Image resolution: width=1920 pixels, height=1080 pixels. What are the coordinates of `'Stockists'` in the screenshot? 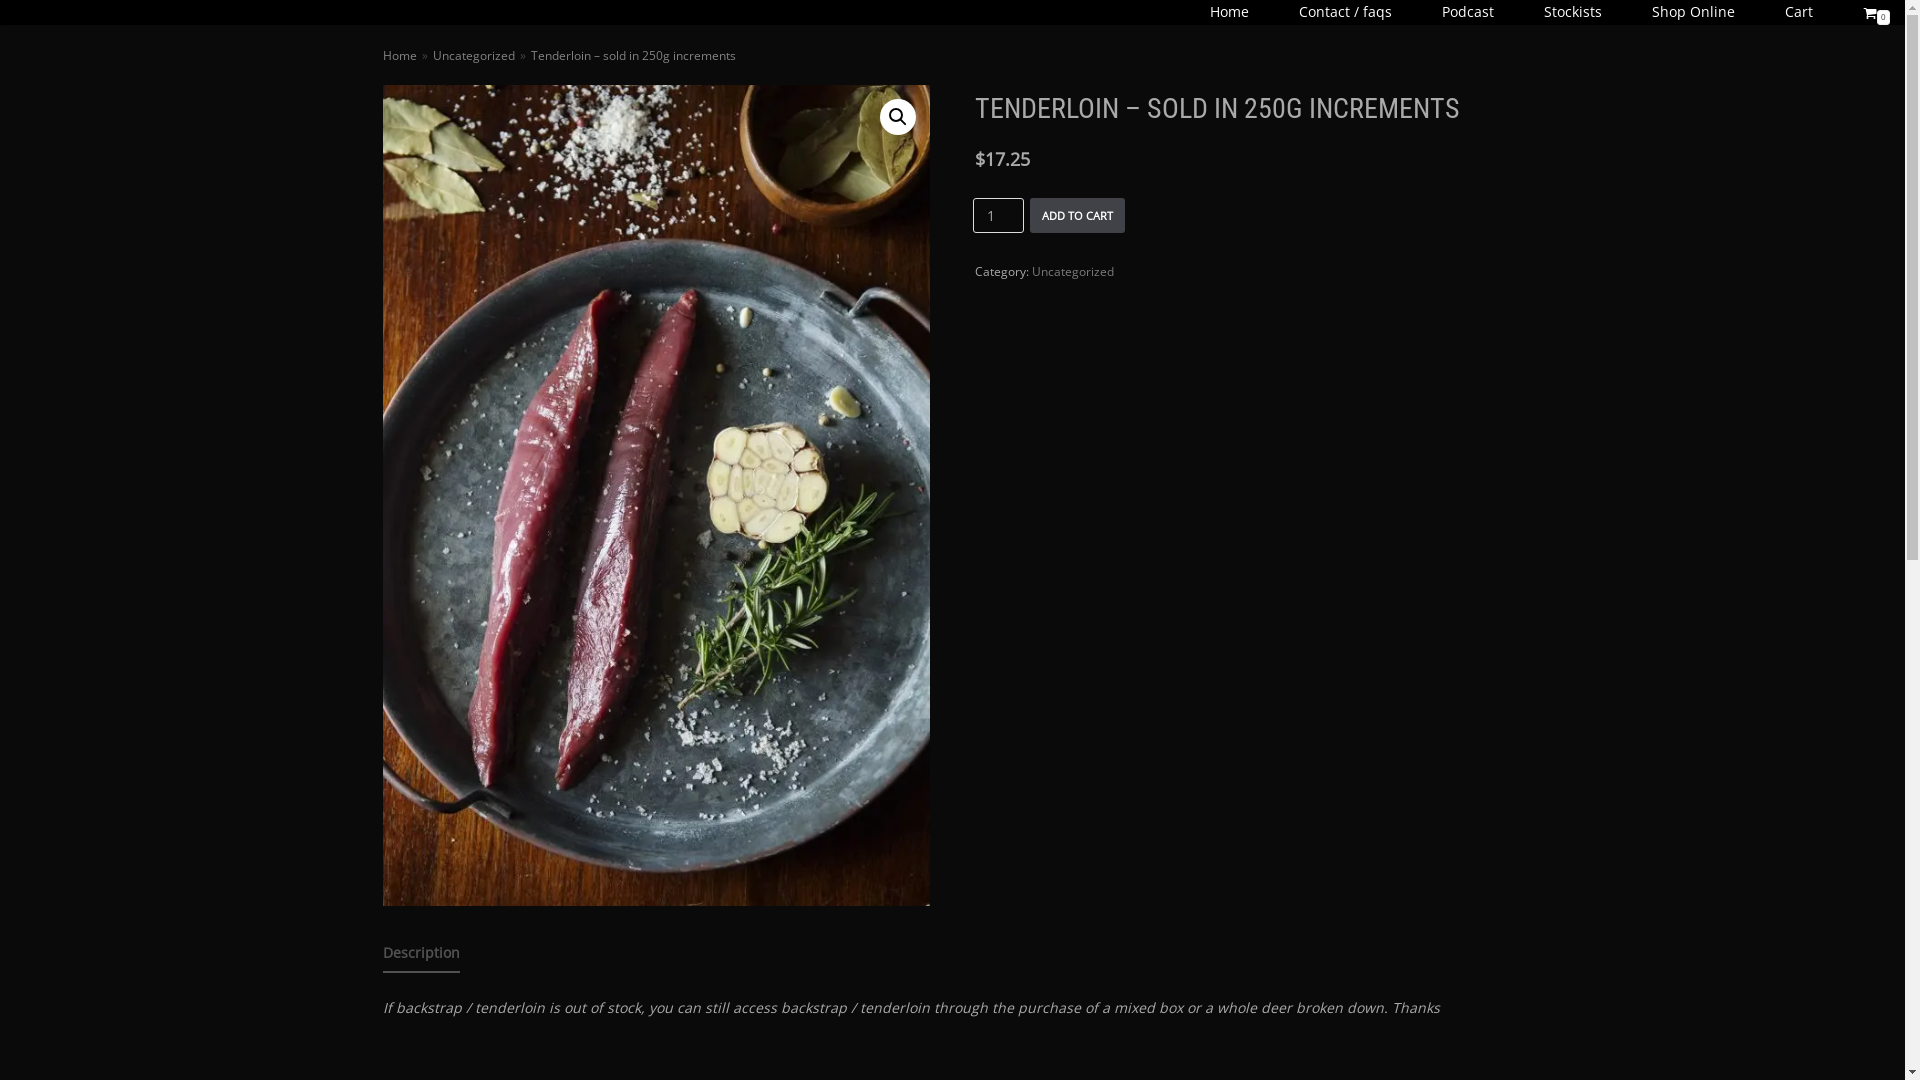 It's located at (1572, 12).